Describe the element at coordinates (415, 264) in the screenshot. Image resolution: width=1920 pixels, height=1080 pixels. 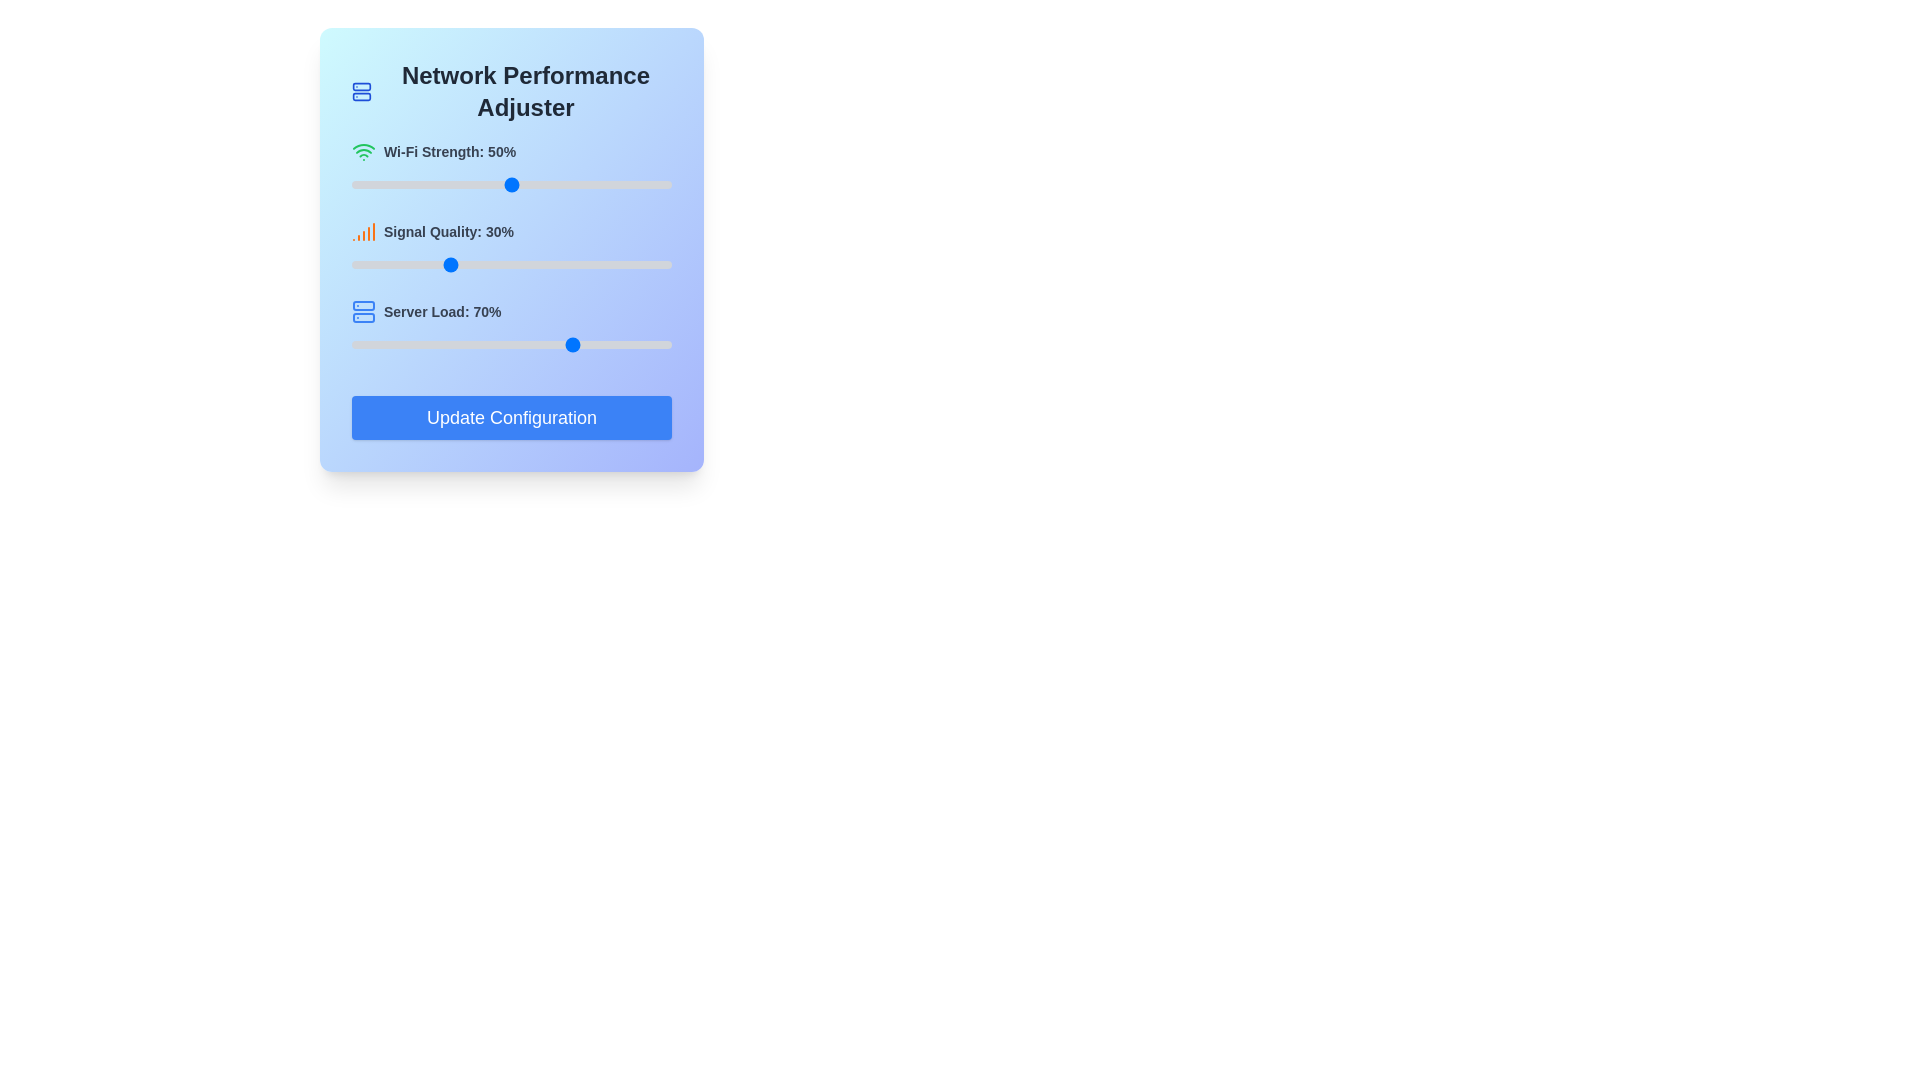
I see `the signal quality` at that location.